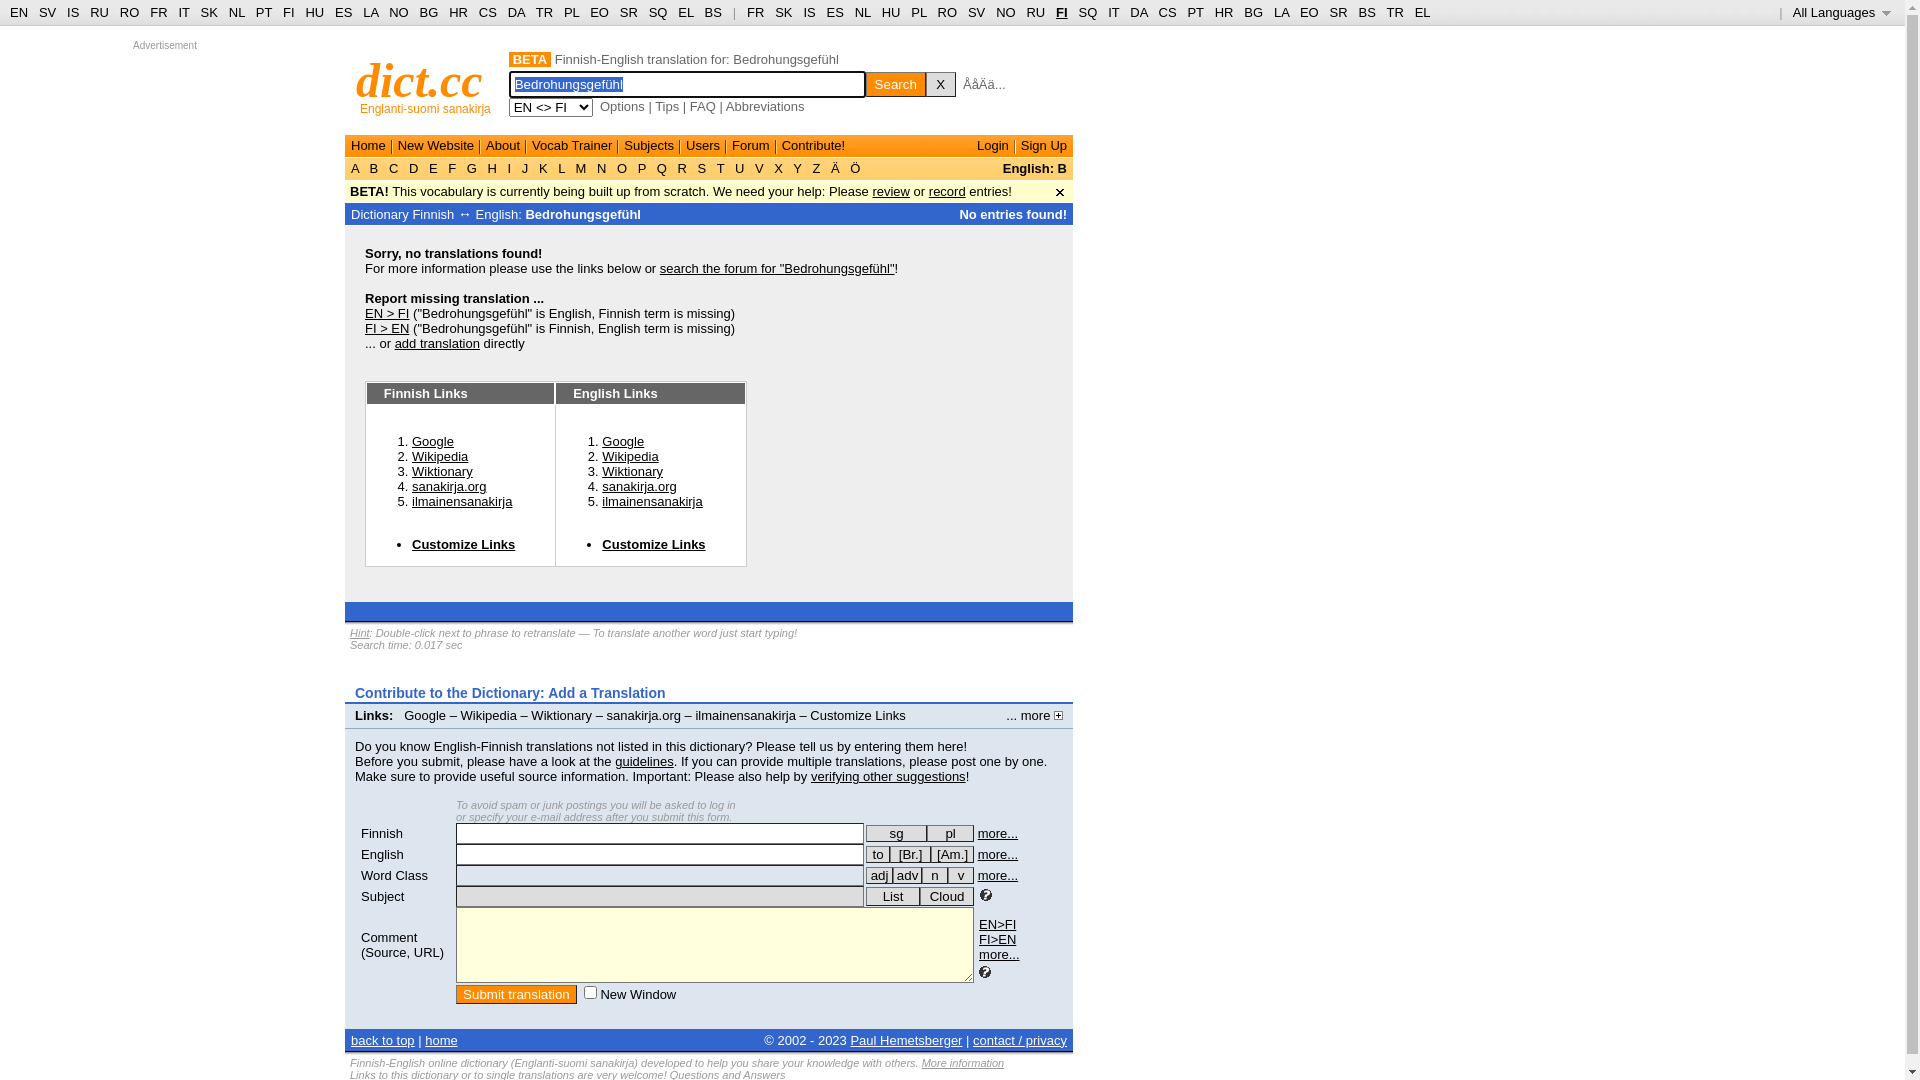 This screenshot has width=1920, height=1080. I want to click on 'R', so click(673, 167).